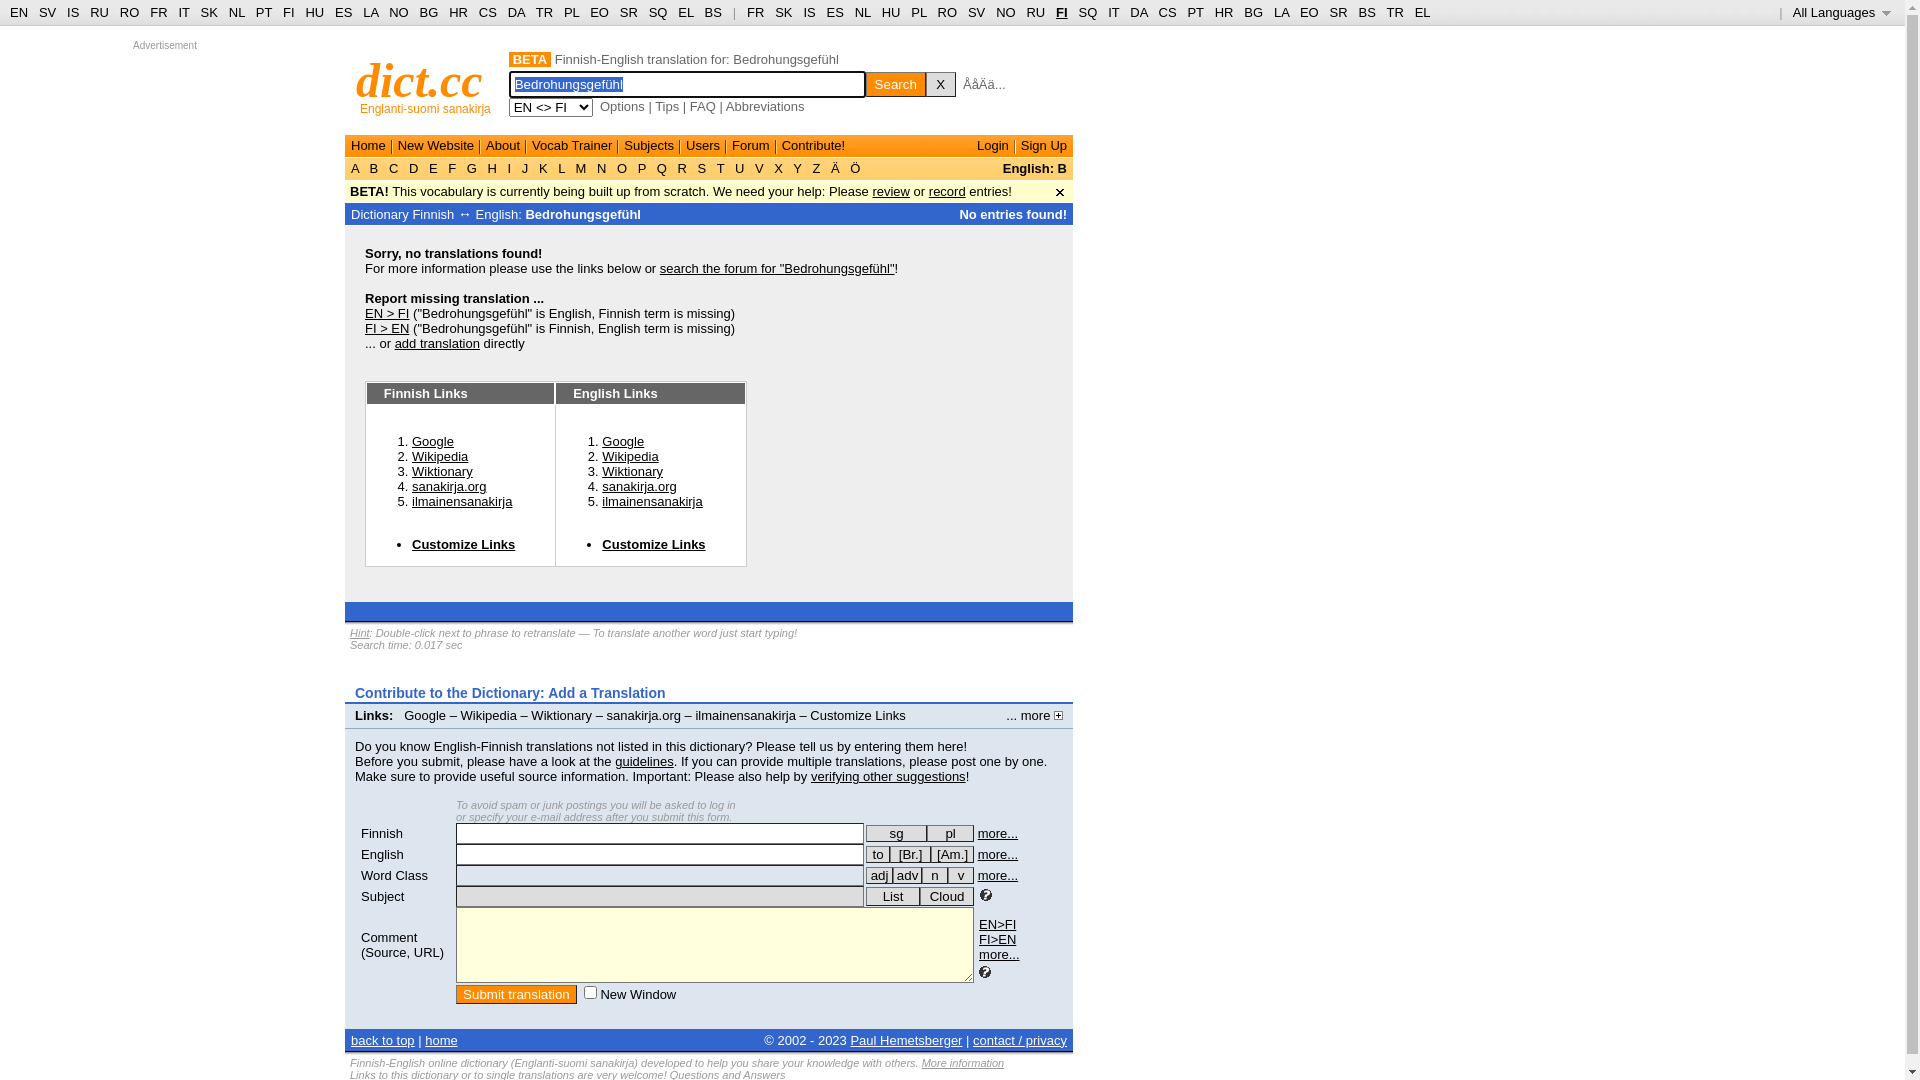 This screenshot has width=1920, height=1080. I want to click on 'R', so click(673, 167).